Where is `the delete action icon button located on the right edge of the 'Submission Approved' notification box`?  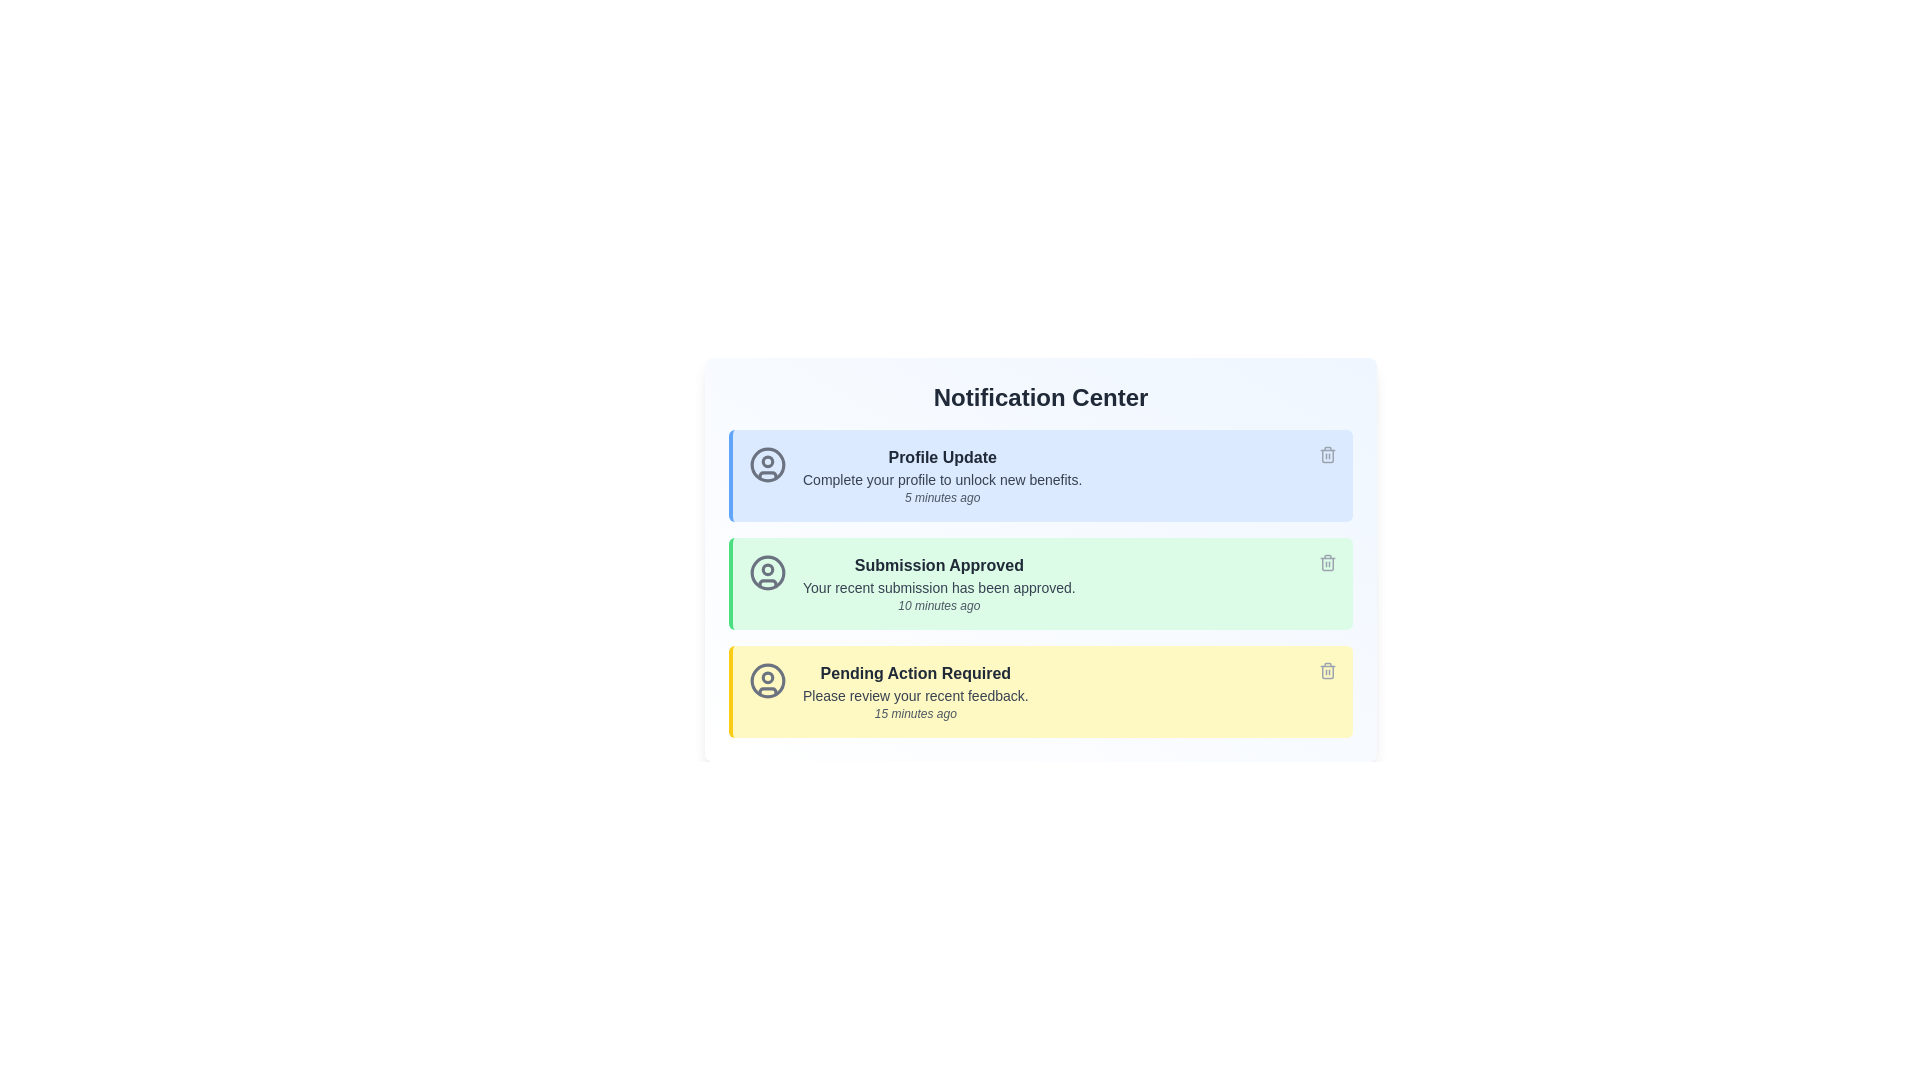
the delete action icon button located on the right edge of the 'Submission Approved' notification box is located at coordinates (1328, 563).